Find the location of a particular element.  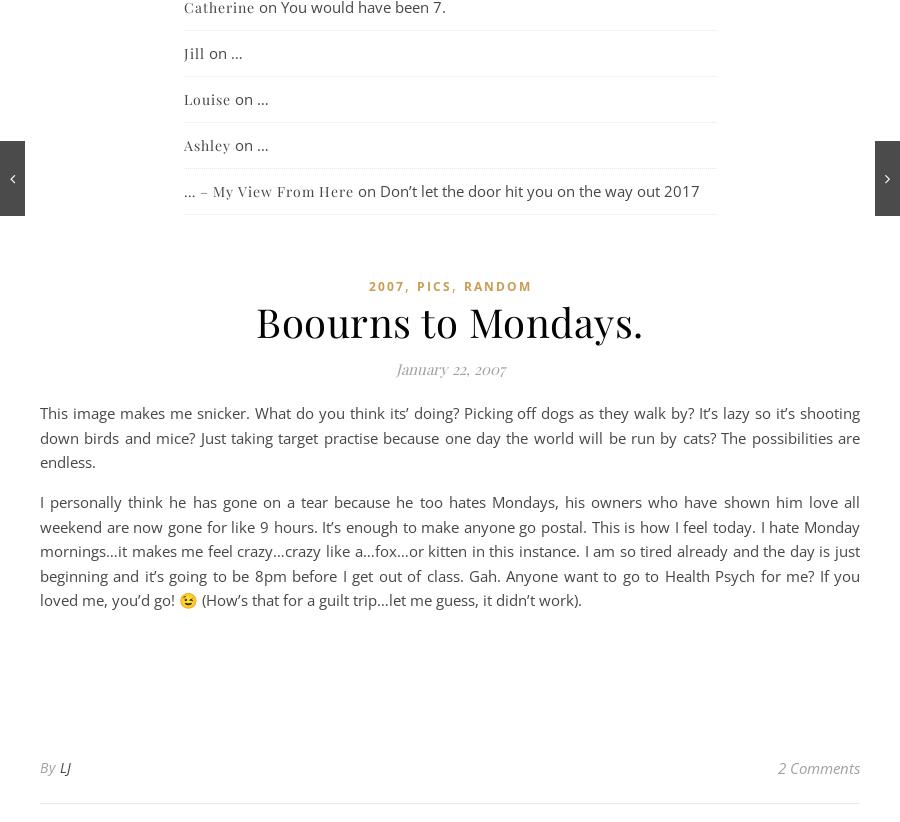

'This image makes me snicker. What do you think its’ doing? Picking off dogs as they walk by? It’s lazy so it’s shooting down birds and mice? Just taking target practise because one day the world will be run by cats? The possibilities are endless.' is located at coordinates (450, 436).